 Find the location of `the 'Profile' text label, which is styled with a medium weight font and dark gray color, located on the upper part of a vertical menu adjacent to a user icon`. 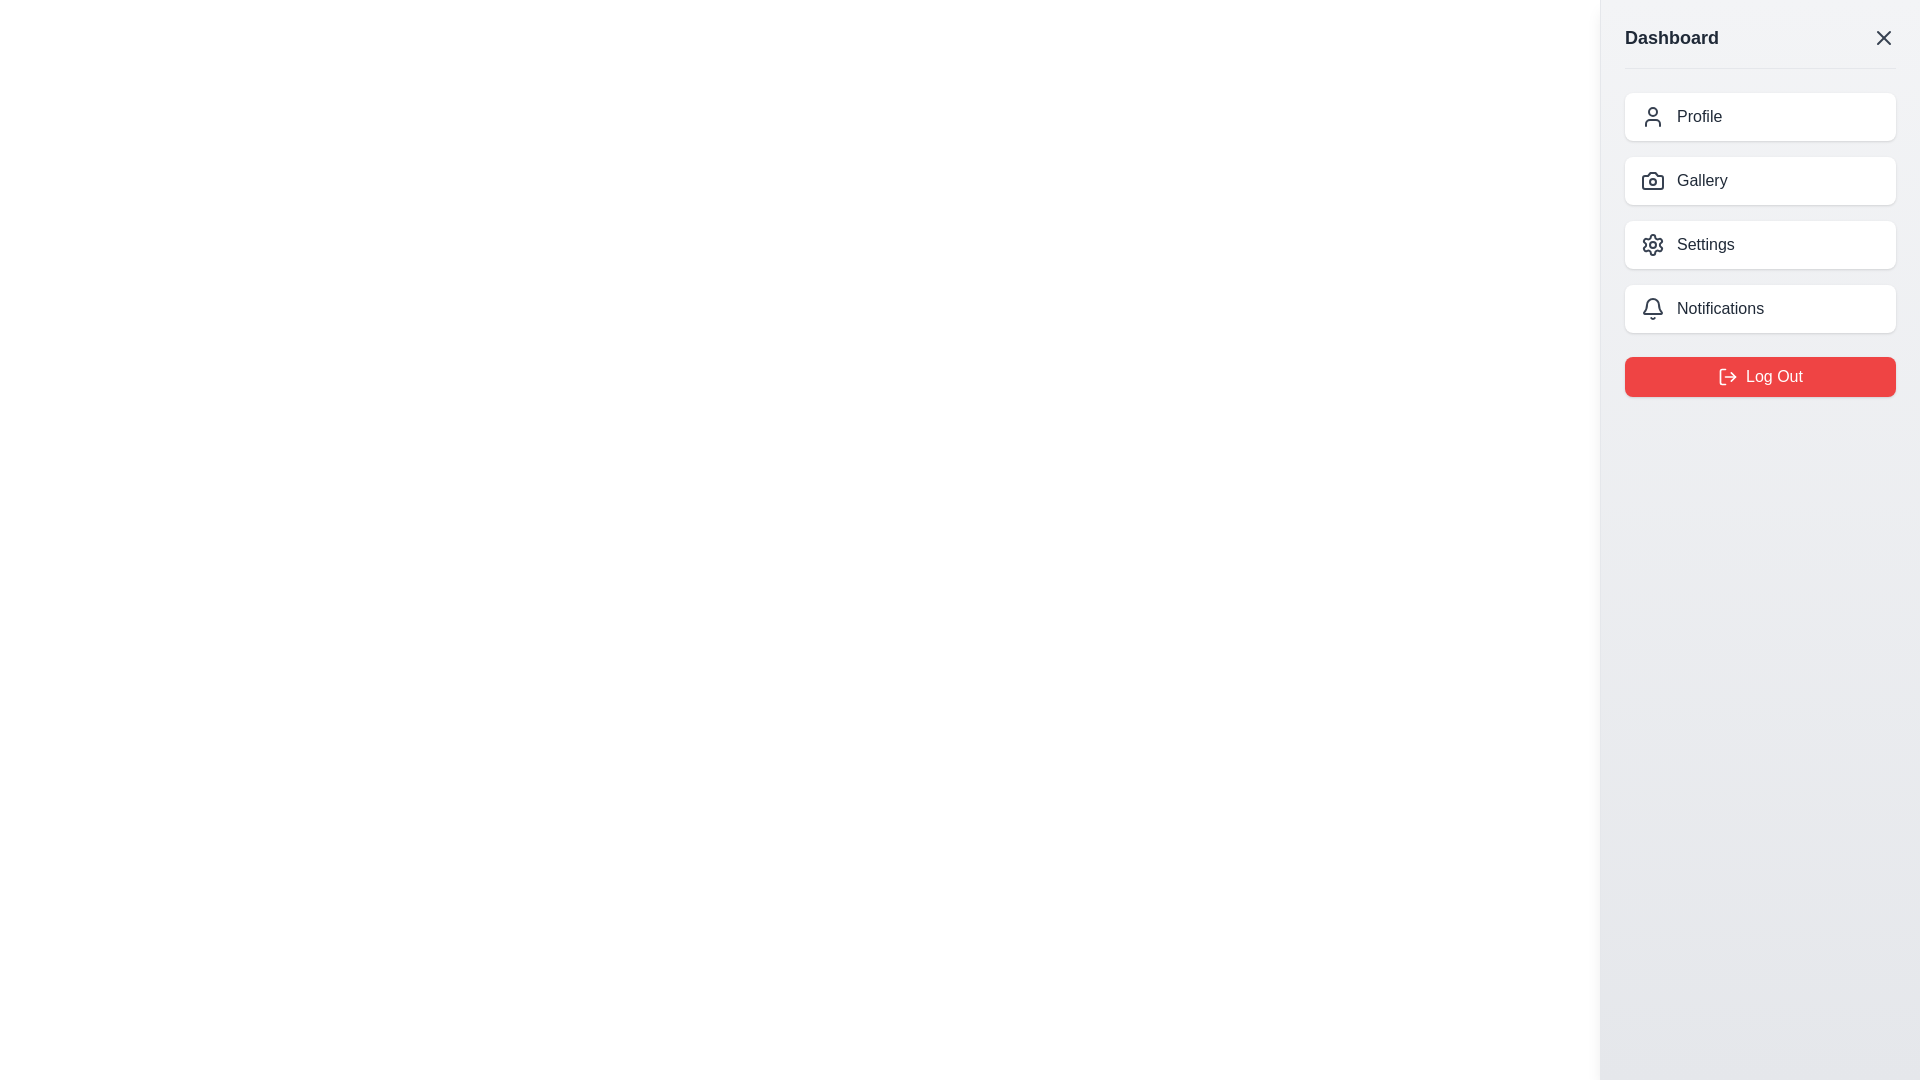

the 'Profile' text label, which is styled with a medium weight font and dark gray color, located on the upper part of a vertical menu adjacent to a user icon is located at coordinates (1698, 116).